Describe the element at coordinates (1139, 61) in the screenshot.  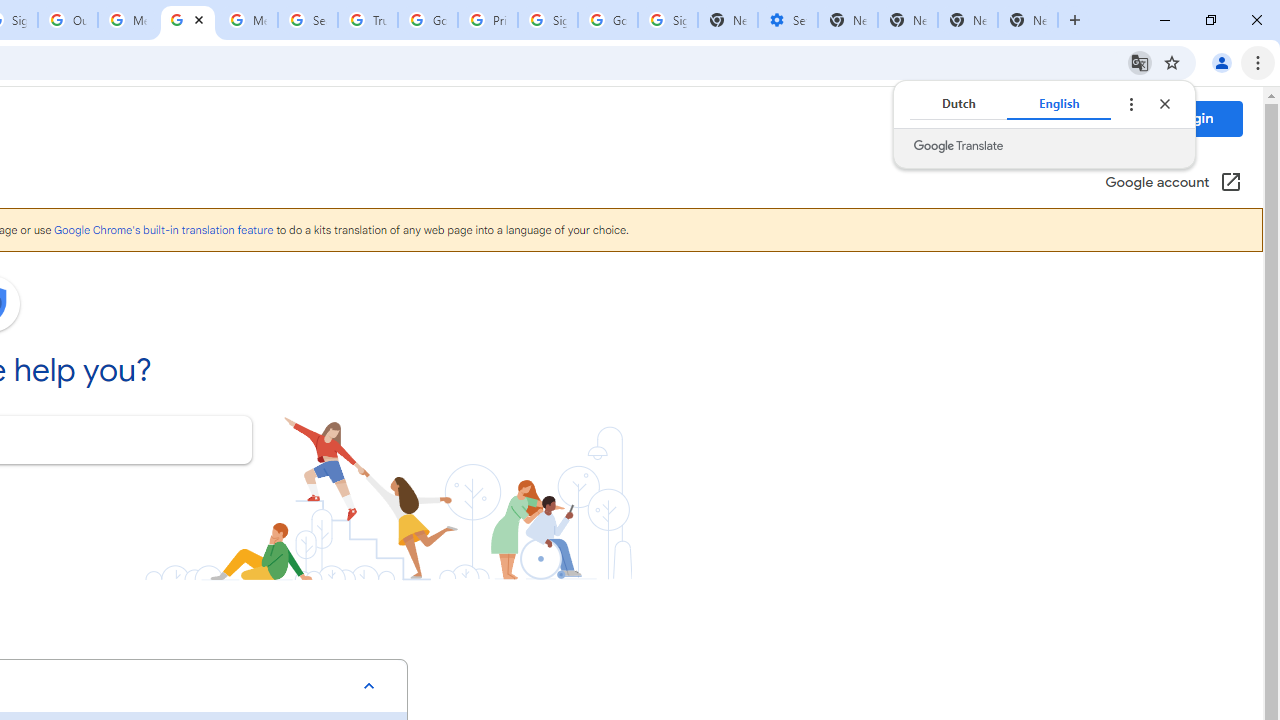
I see `'Translate this page'` at that location.